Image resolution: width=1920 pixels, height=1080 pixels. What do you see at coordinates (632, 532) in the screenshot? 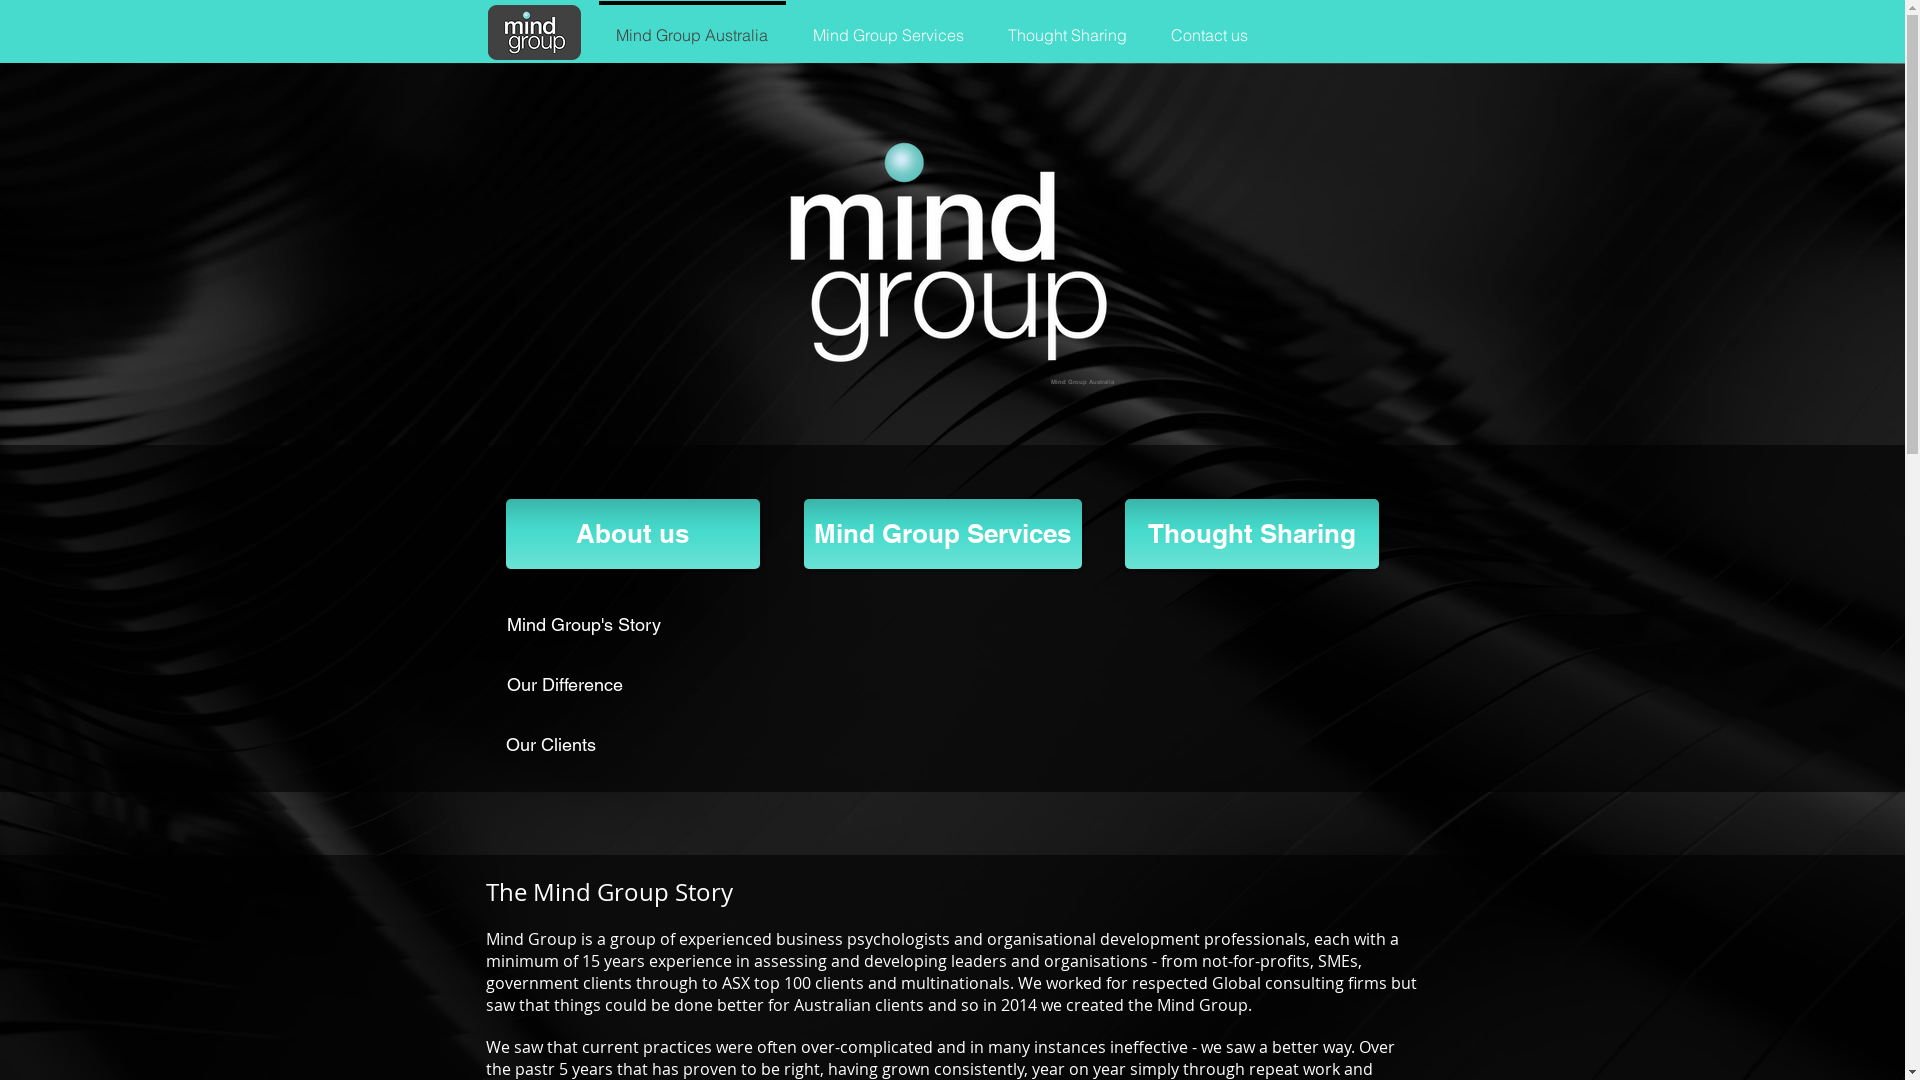
I see `'About us'` at bounding box center [632, 532].